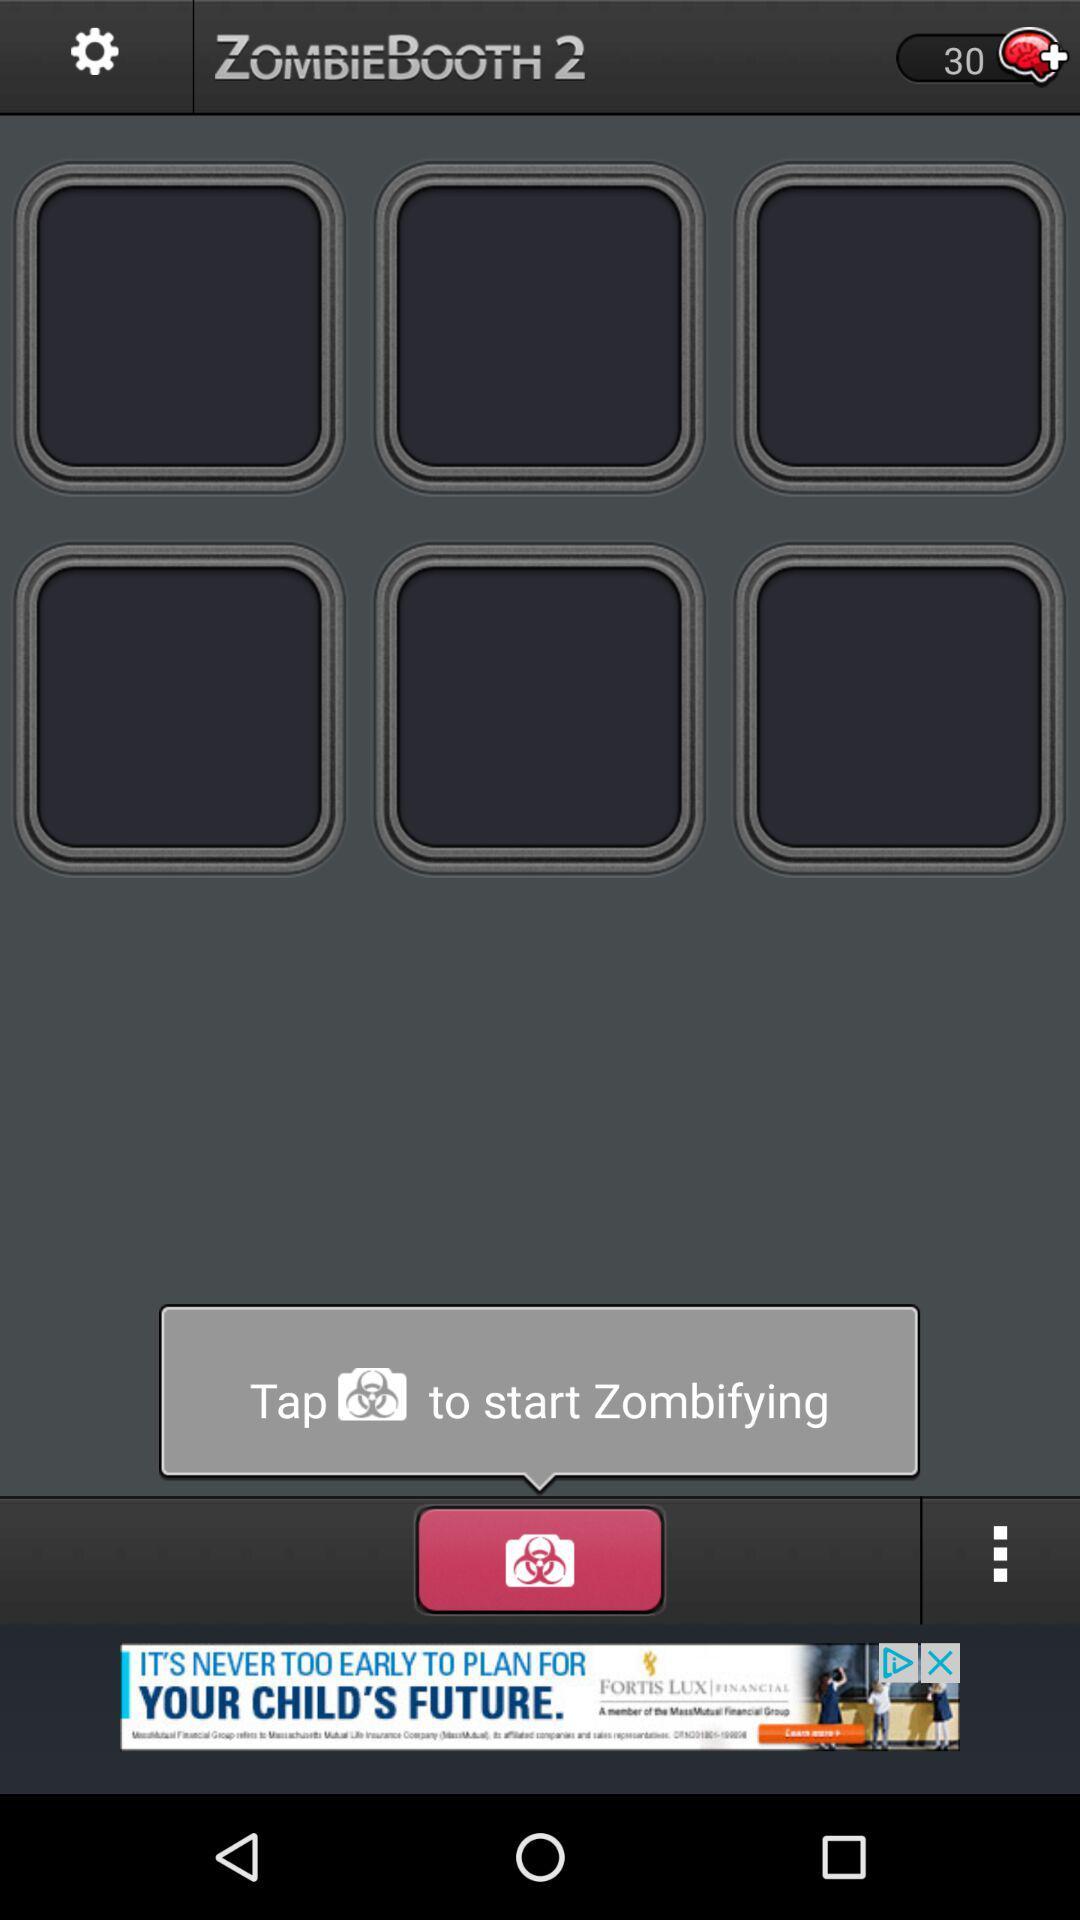 The image size is (1080, 1920). I want to click on photo, so click(898, 708).